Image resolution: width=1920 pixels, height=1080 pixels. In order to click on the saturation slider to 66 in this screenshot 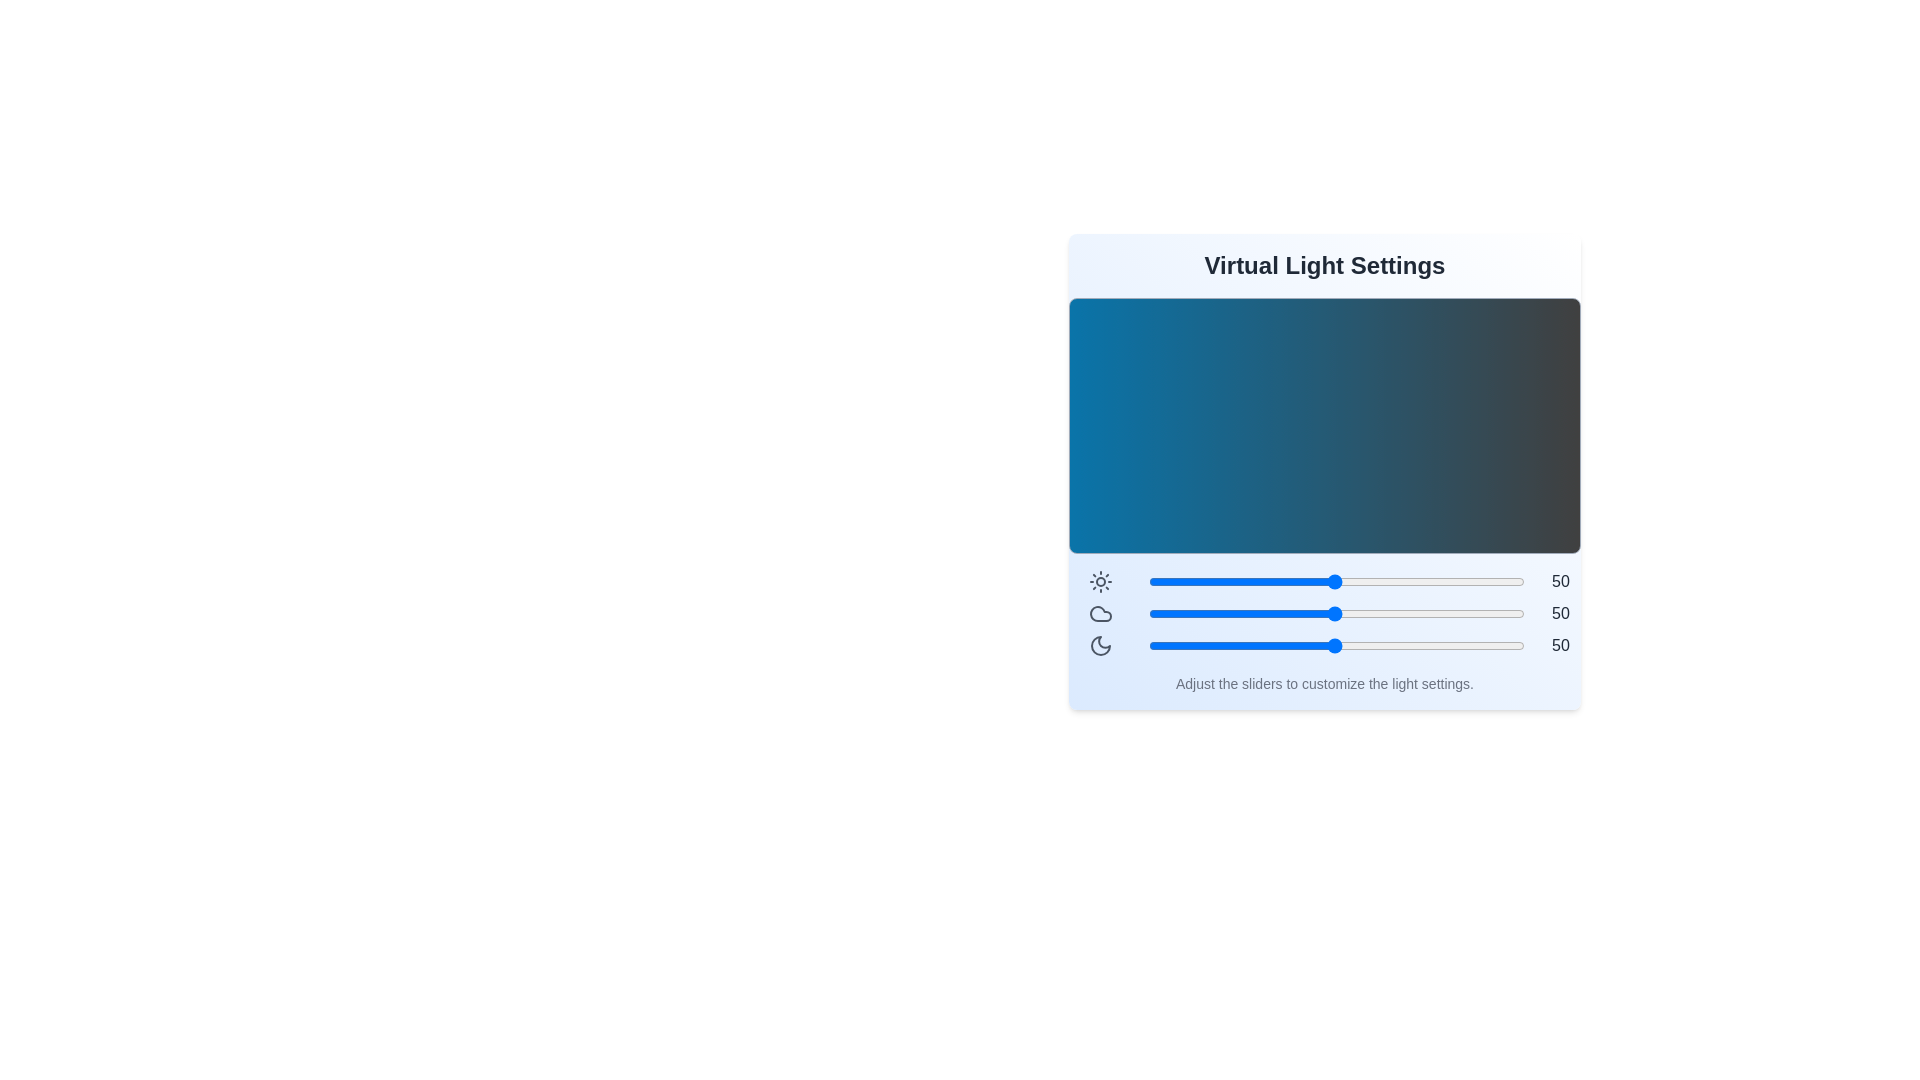, I will do `click(1394, 645)`.